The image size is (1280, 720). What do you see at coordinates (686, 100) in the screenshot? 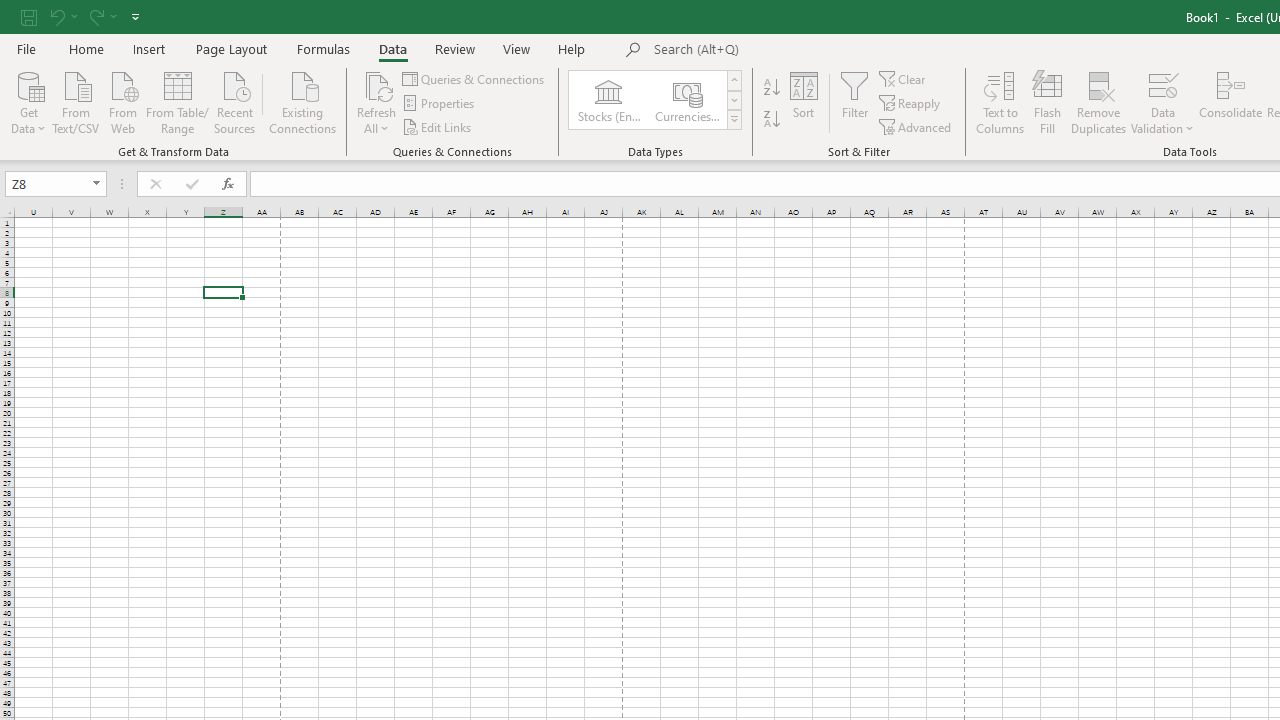
I see `'Currencies (English)'` at bounding box center [686, 100].